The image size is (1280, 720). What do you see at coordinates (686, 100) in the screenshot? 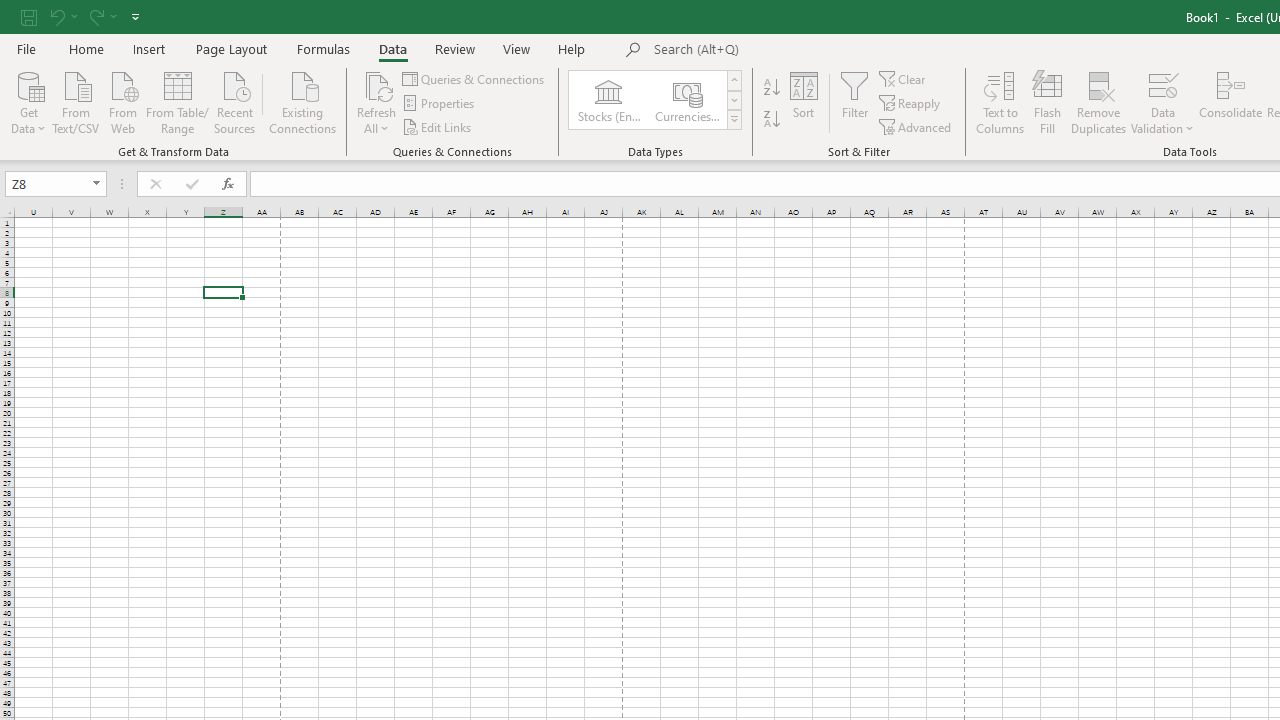
I see `'Currencies (English)'` at bounding box center [686, 100].